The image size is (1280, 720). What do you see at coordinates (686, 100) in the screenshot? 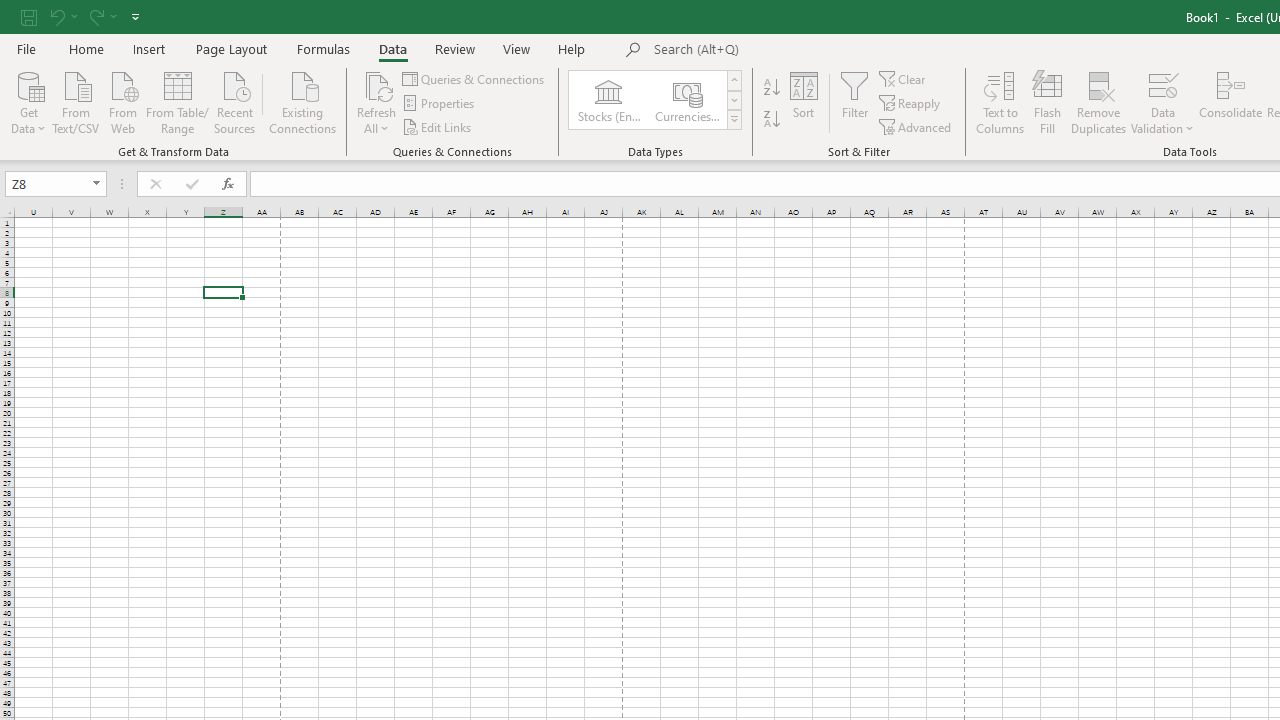
I see `'Currencies (English)'` at bounding box center [686, 100].